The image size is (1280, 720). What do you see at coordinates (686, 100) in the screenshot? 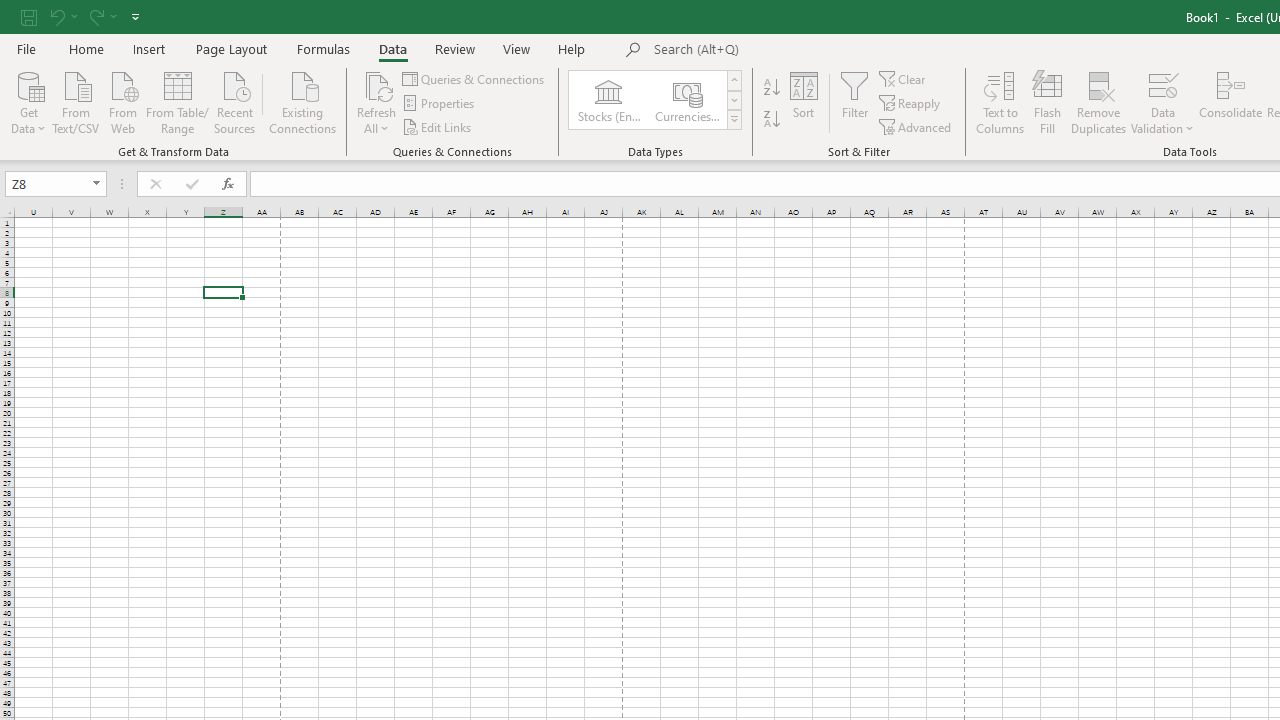
I see `'Currencies (English)'` at bounding box center [686, 100].